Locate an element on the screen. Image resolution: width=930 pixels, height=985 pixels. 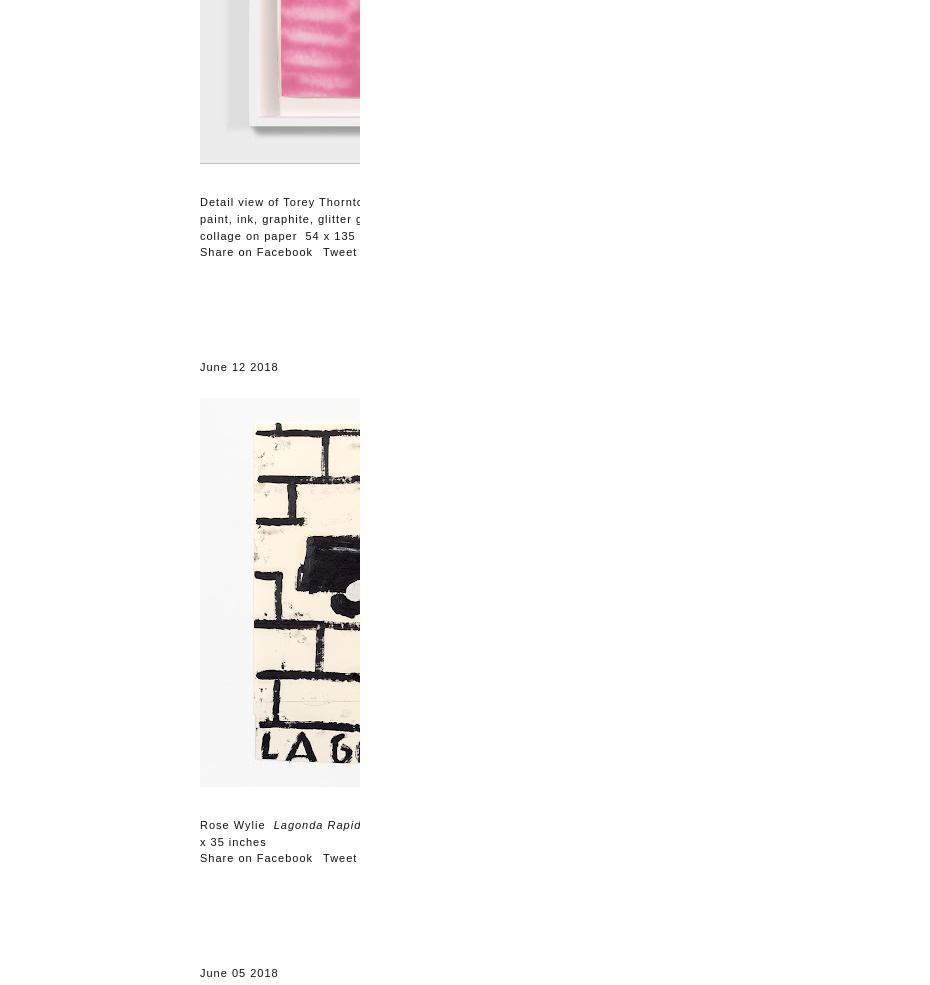
'Again, Again Not A Drawing' is located at coordinates (459, 201).